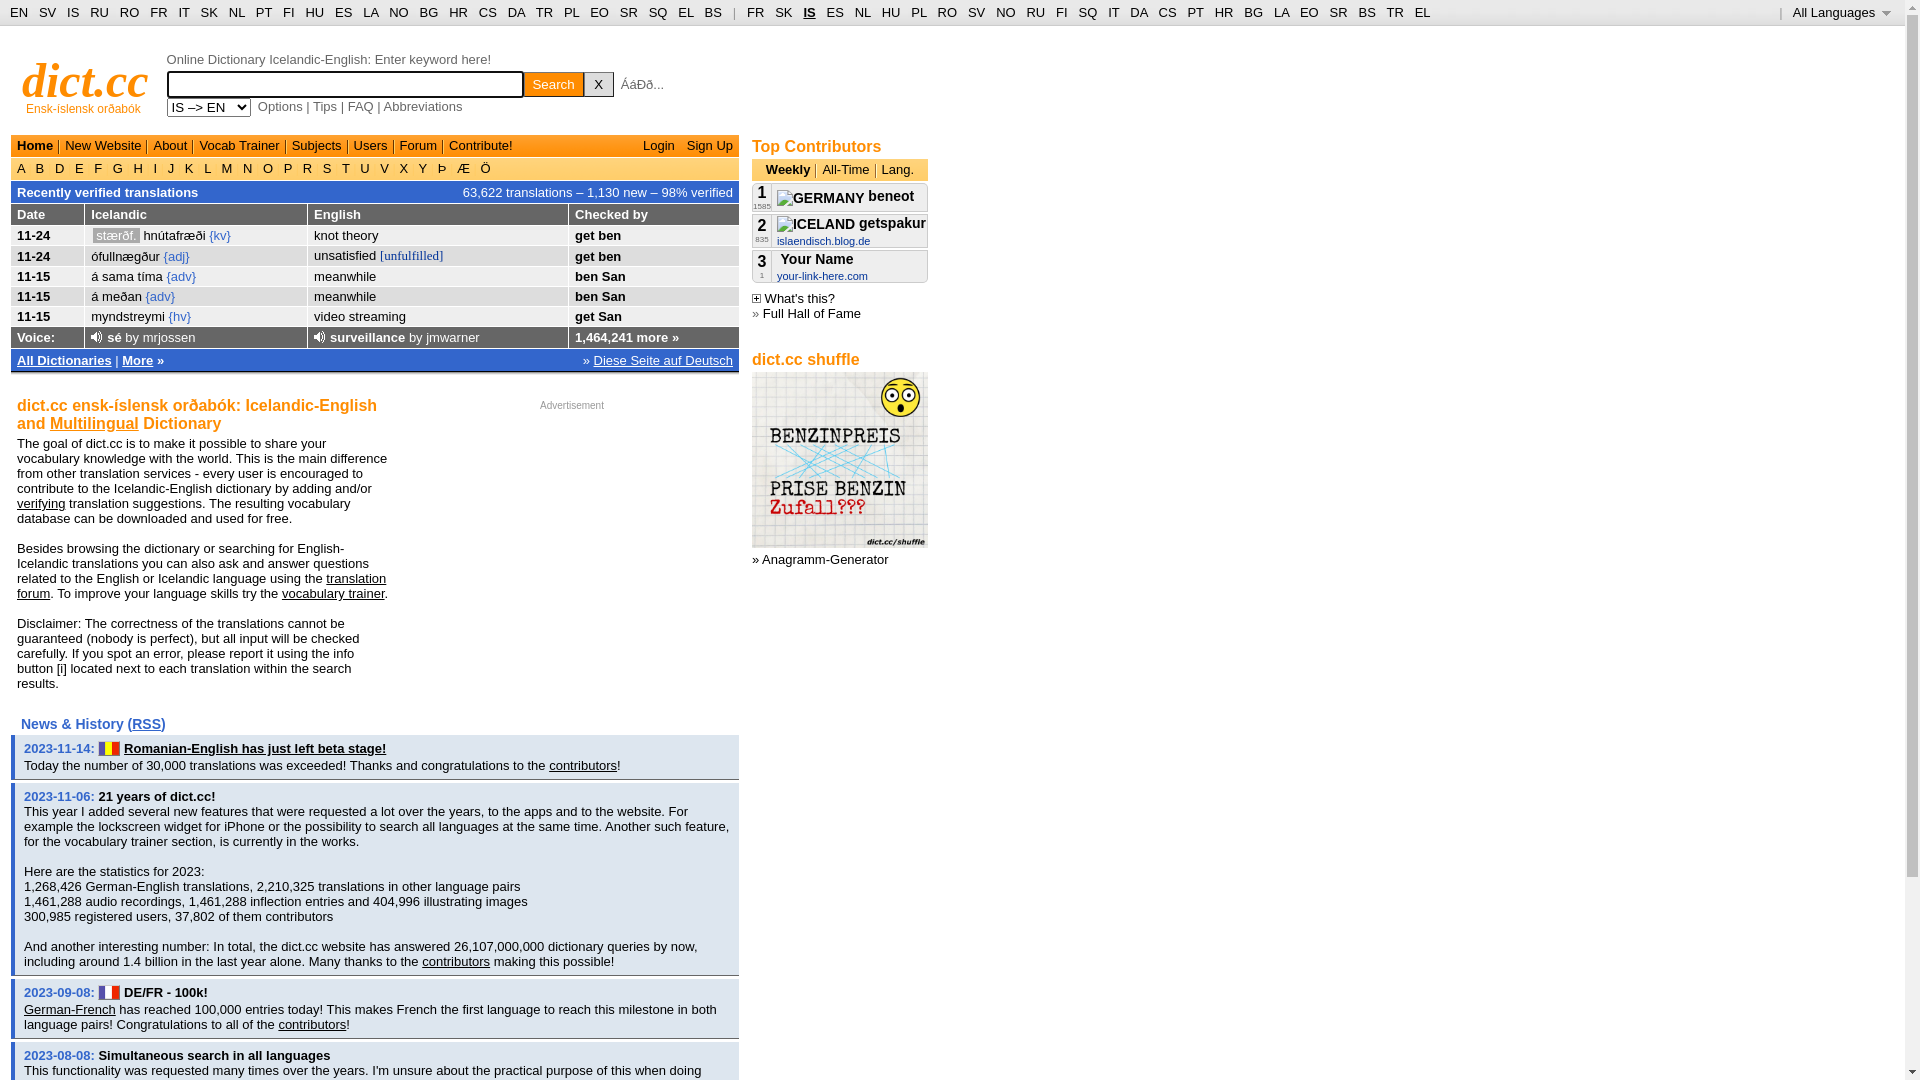 This screenshot has height=1080, width=1920. What do you see at coordinates (370, 12) in the screenshot?
I see `'LA'` at bounding box center [370, 12].